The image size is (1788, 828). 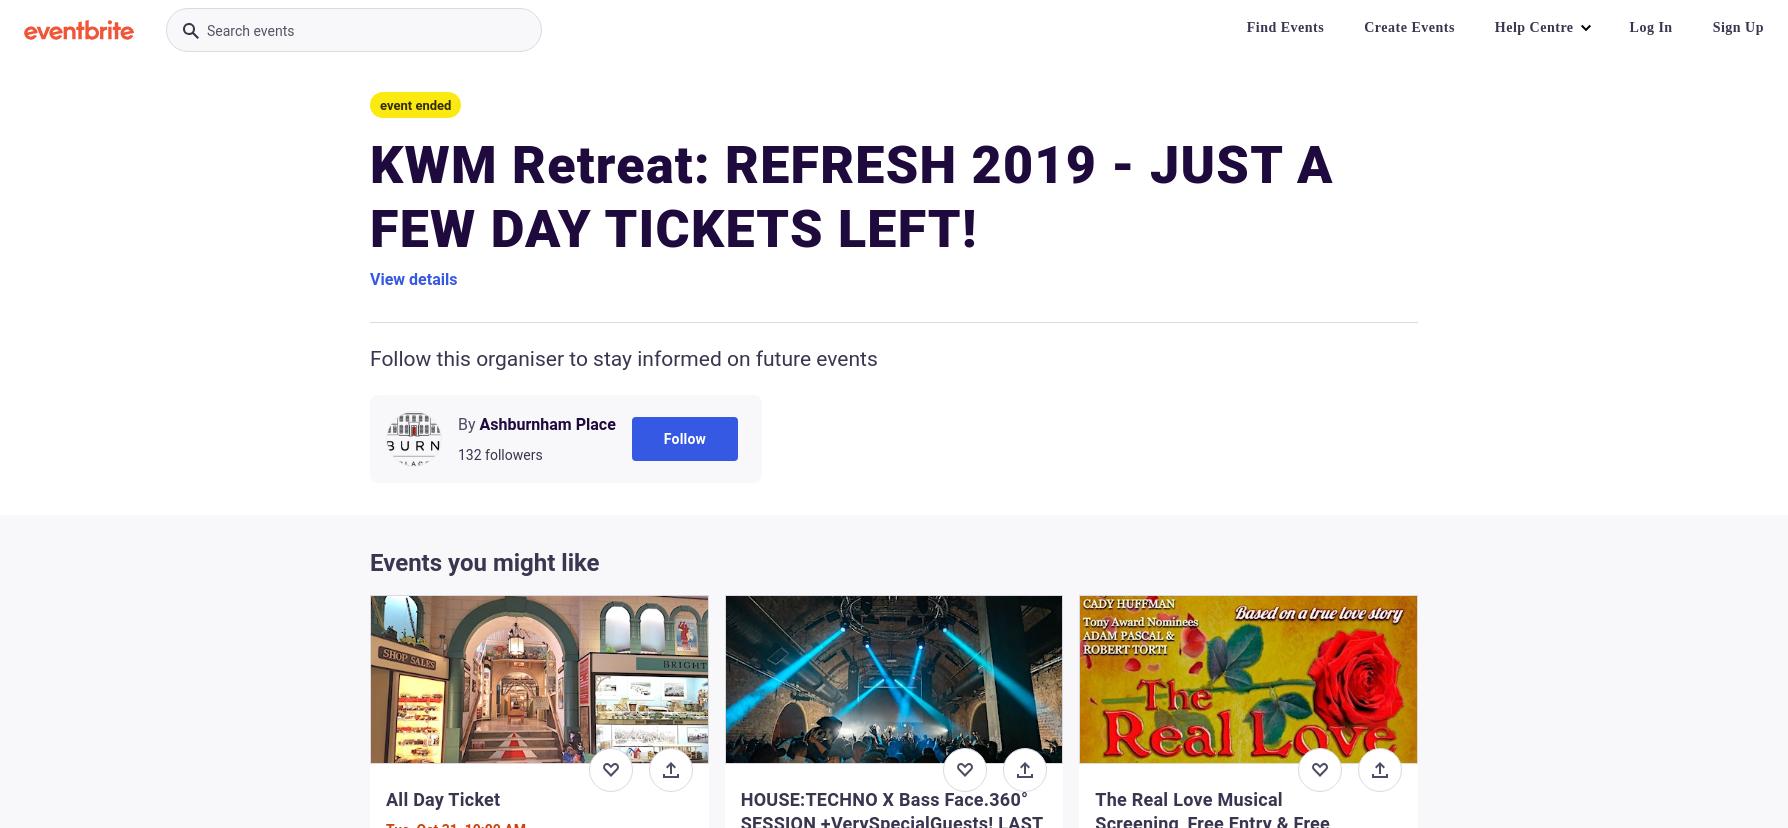 What do you see at coordinates (1408, 27) in the screenshot?
I see `'Create Events'` at bounding box center [1408, 27].